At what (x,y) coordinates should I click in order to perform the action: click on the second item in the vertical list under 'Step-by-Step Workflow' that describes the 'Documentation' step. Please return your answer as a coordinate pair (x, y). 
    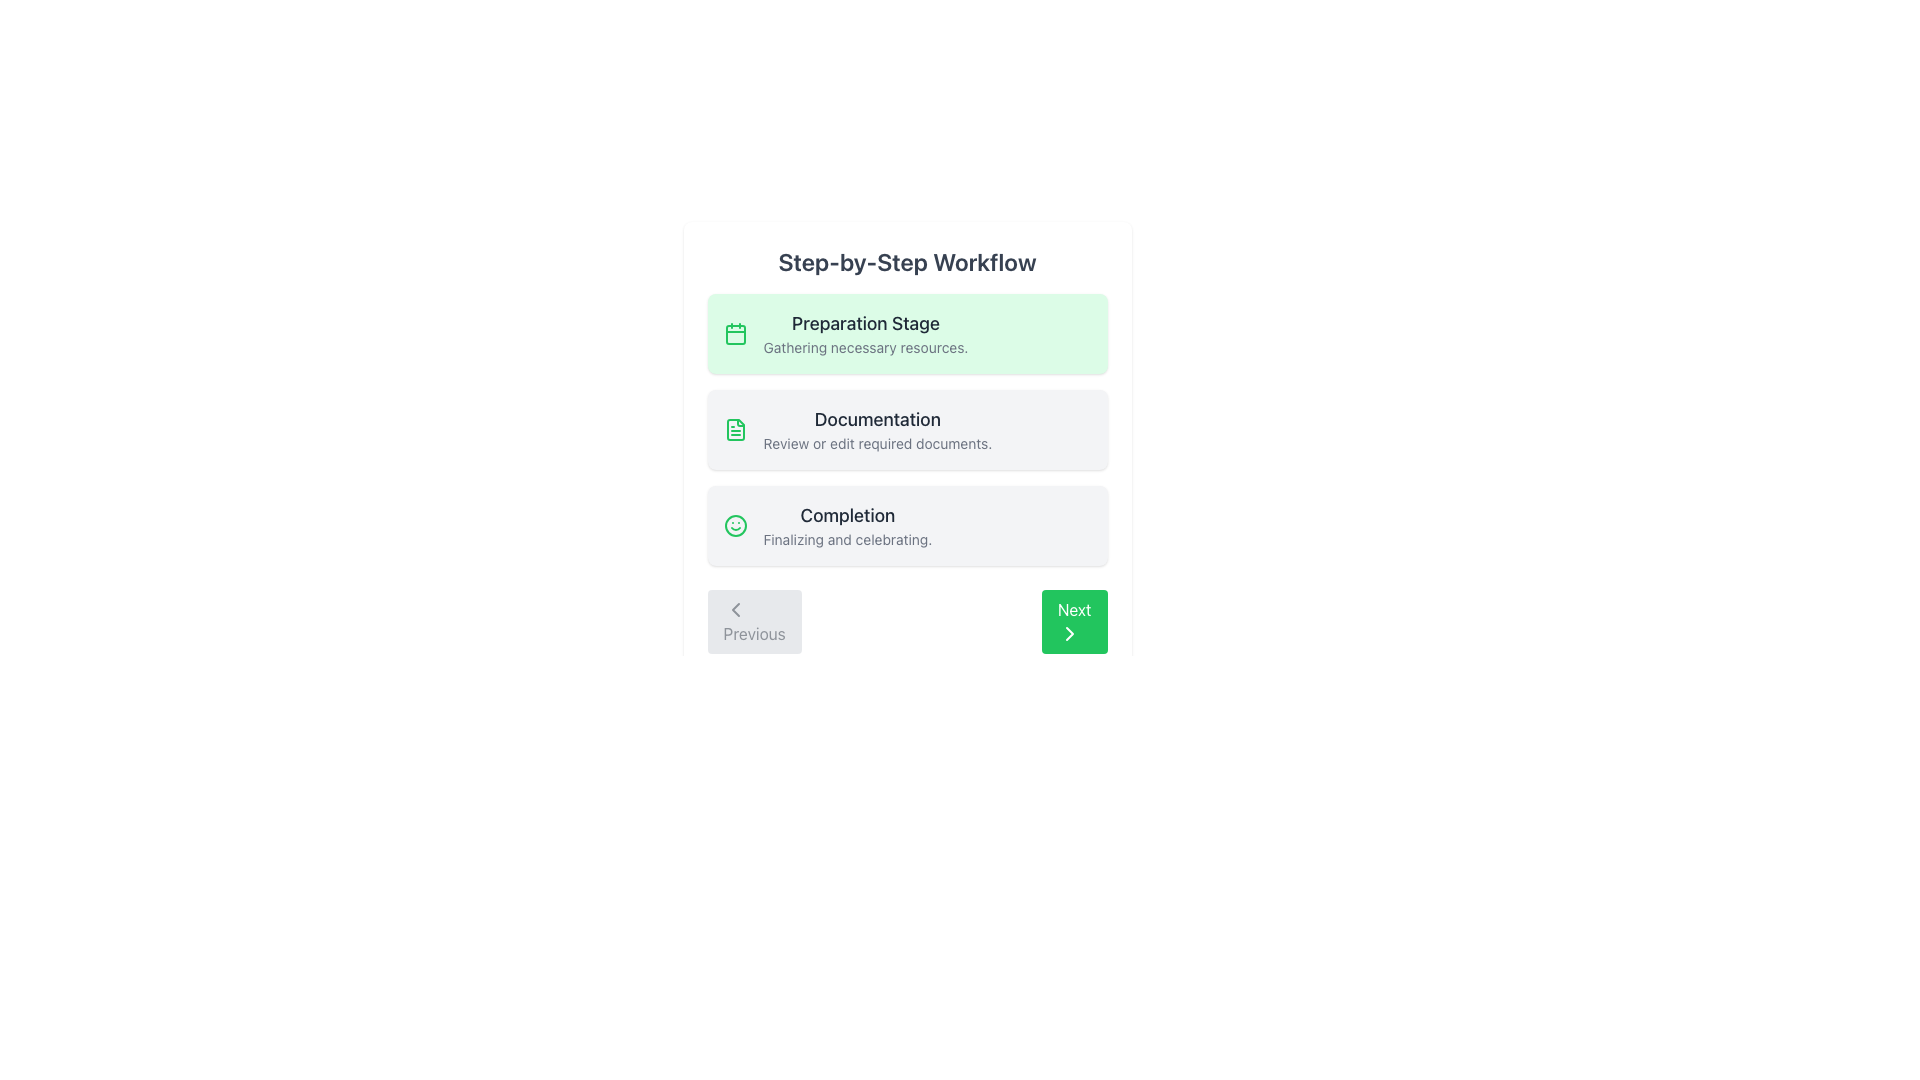
    Looking at the image, I should click on (877, 428).